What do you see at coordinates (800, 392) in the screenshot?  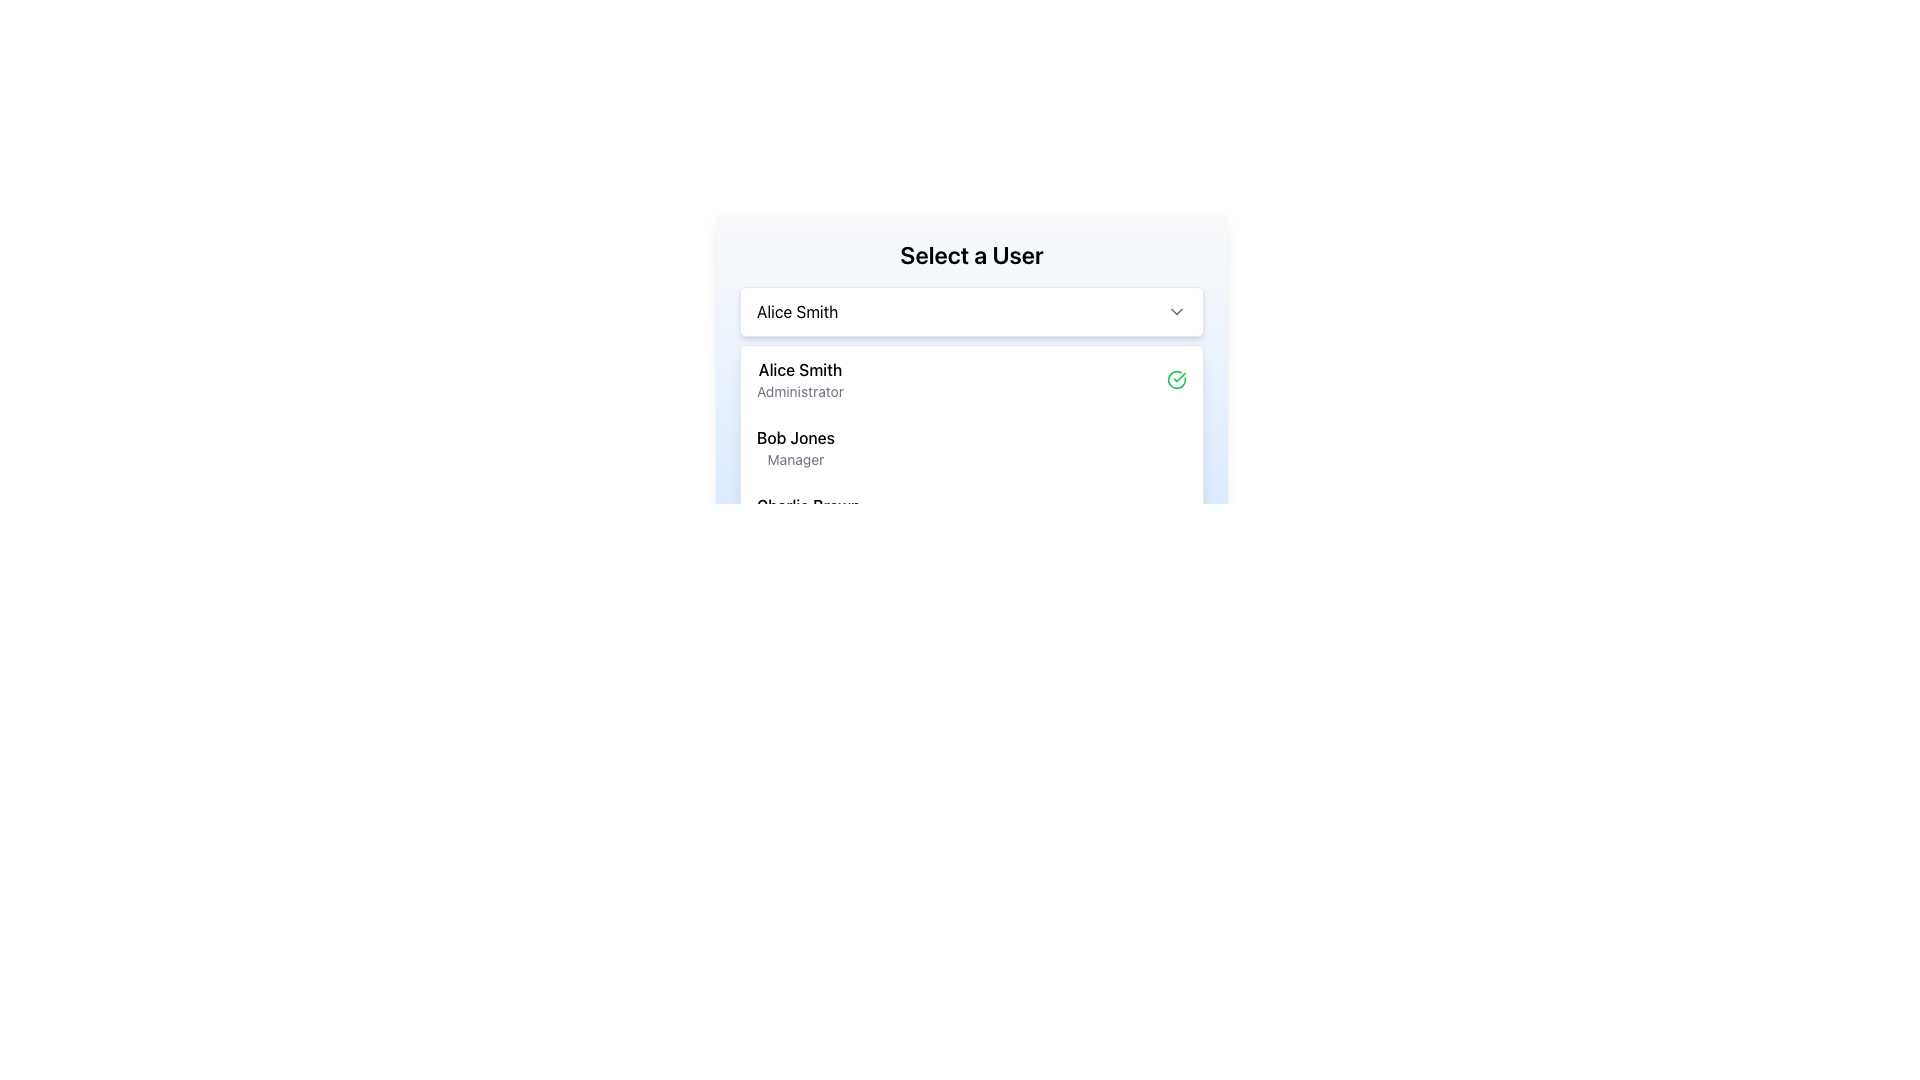 I see `the text label displaying 'Administrator', which is positioned just below the name 'Alice Smith' in the user selection list` at bounding box center [800, 392].